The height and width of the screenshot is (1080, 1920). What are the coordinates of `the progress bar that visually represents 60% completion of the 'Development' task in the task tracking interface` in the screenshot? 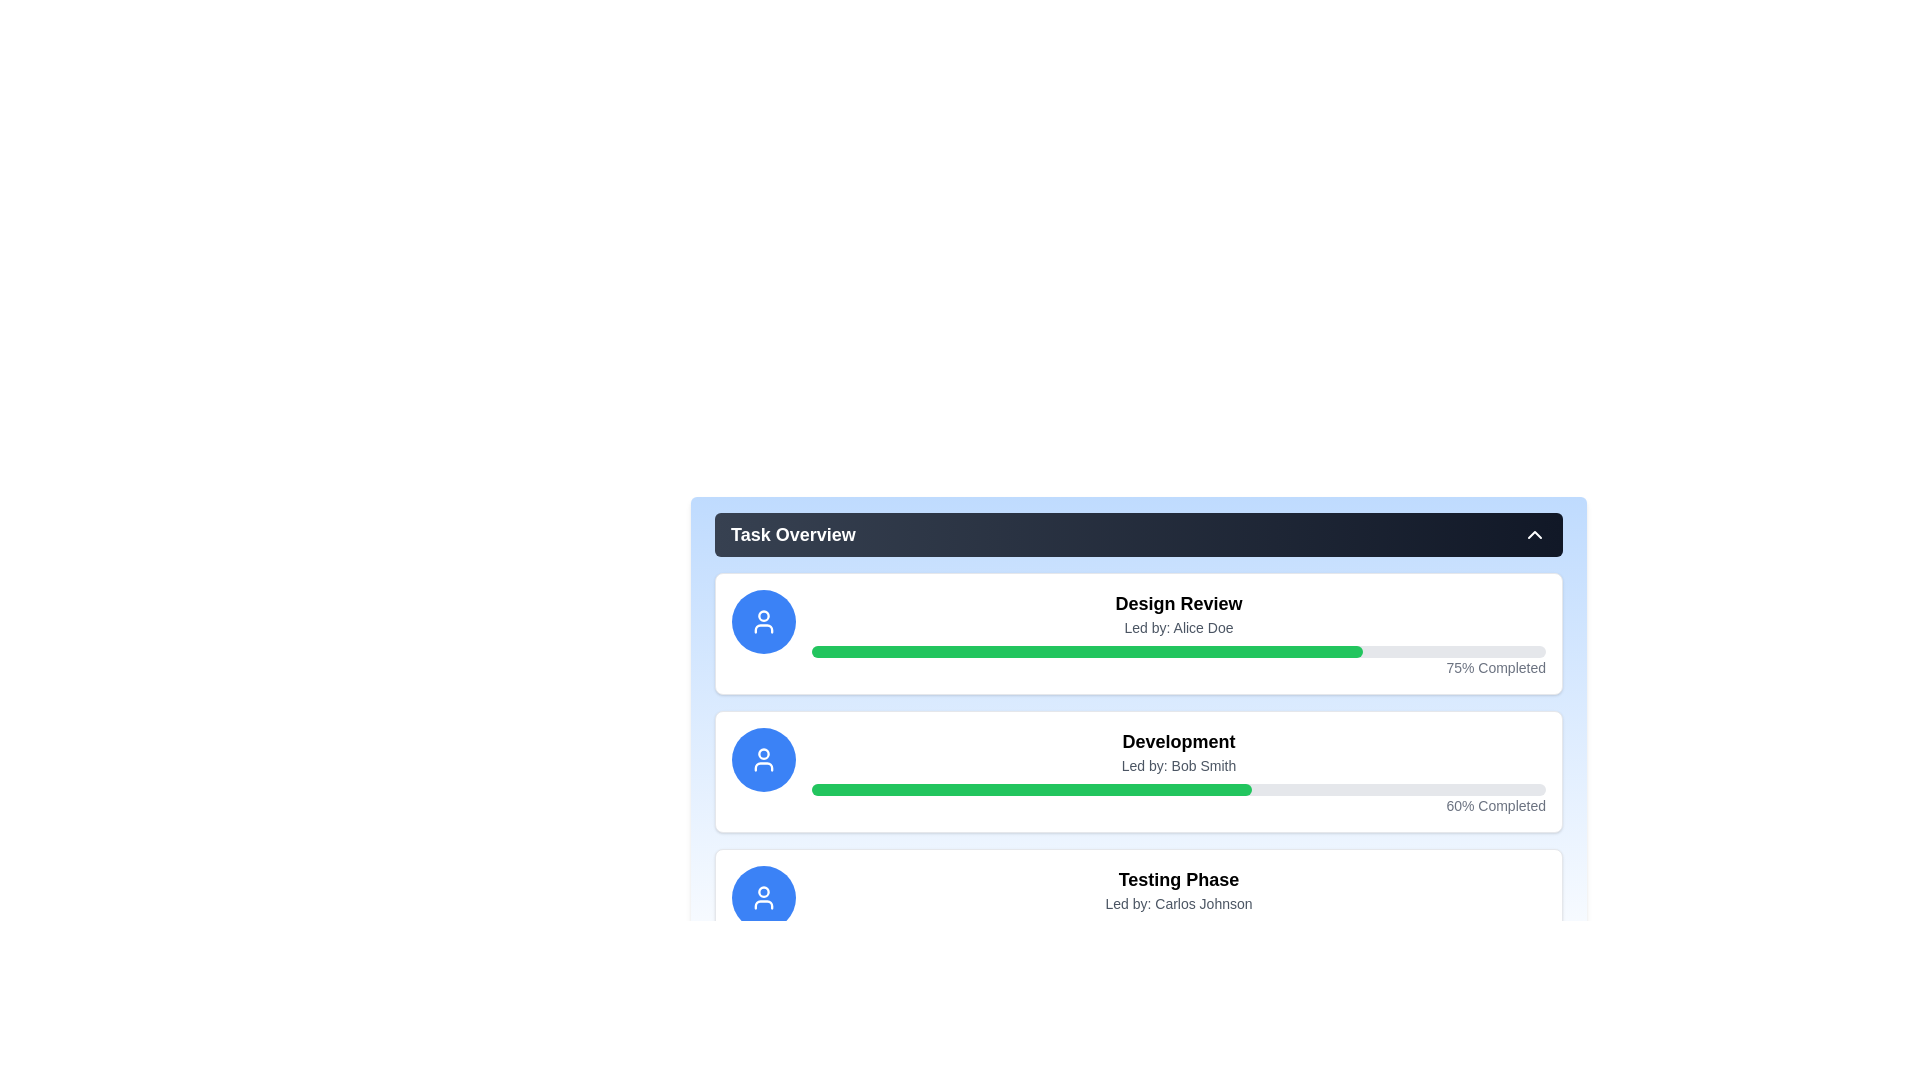 It's located at (1032, 789).